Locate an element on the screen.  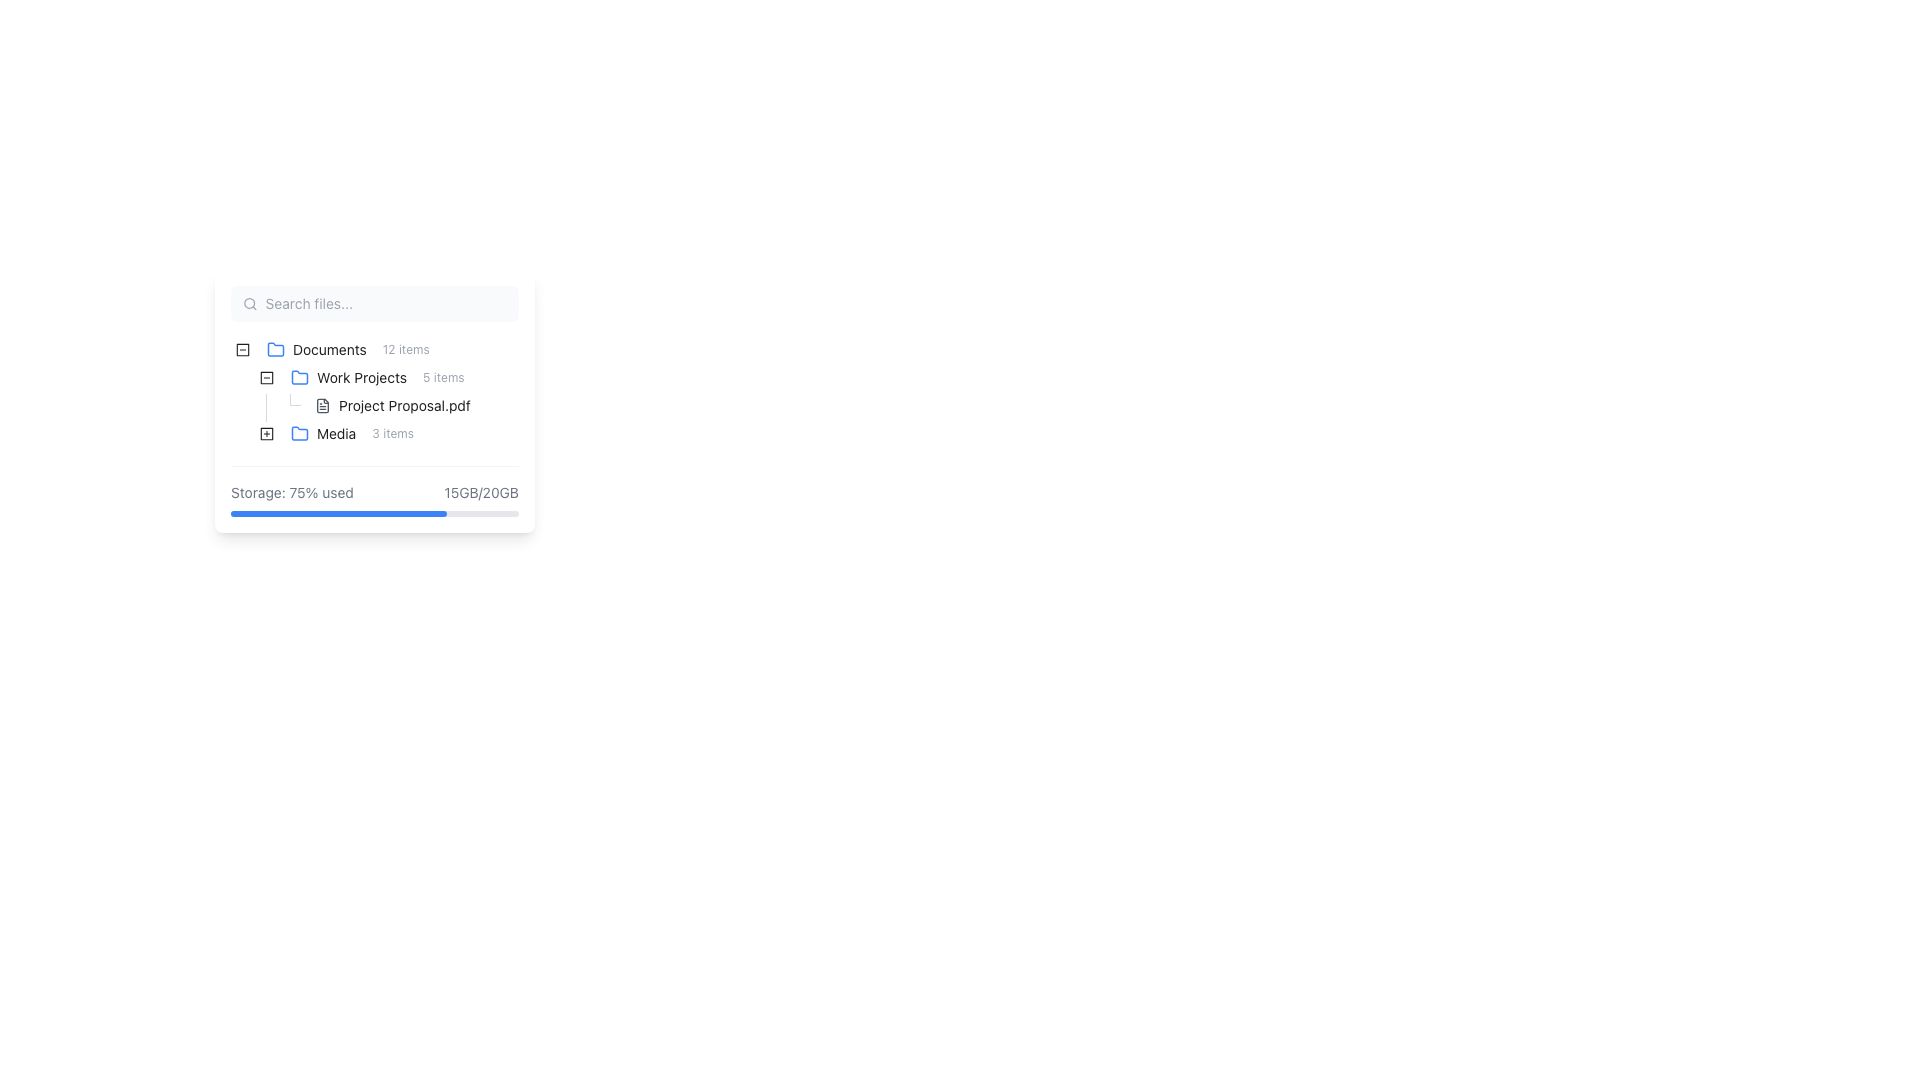
the static text label that reads 'Work Projects', which is positioned between a folder icon and a numerical label indicating '5 items' in the middle section of a hierarchical file management interface is located at coordinates (362, 378).